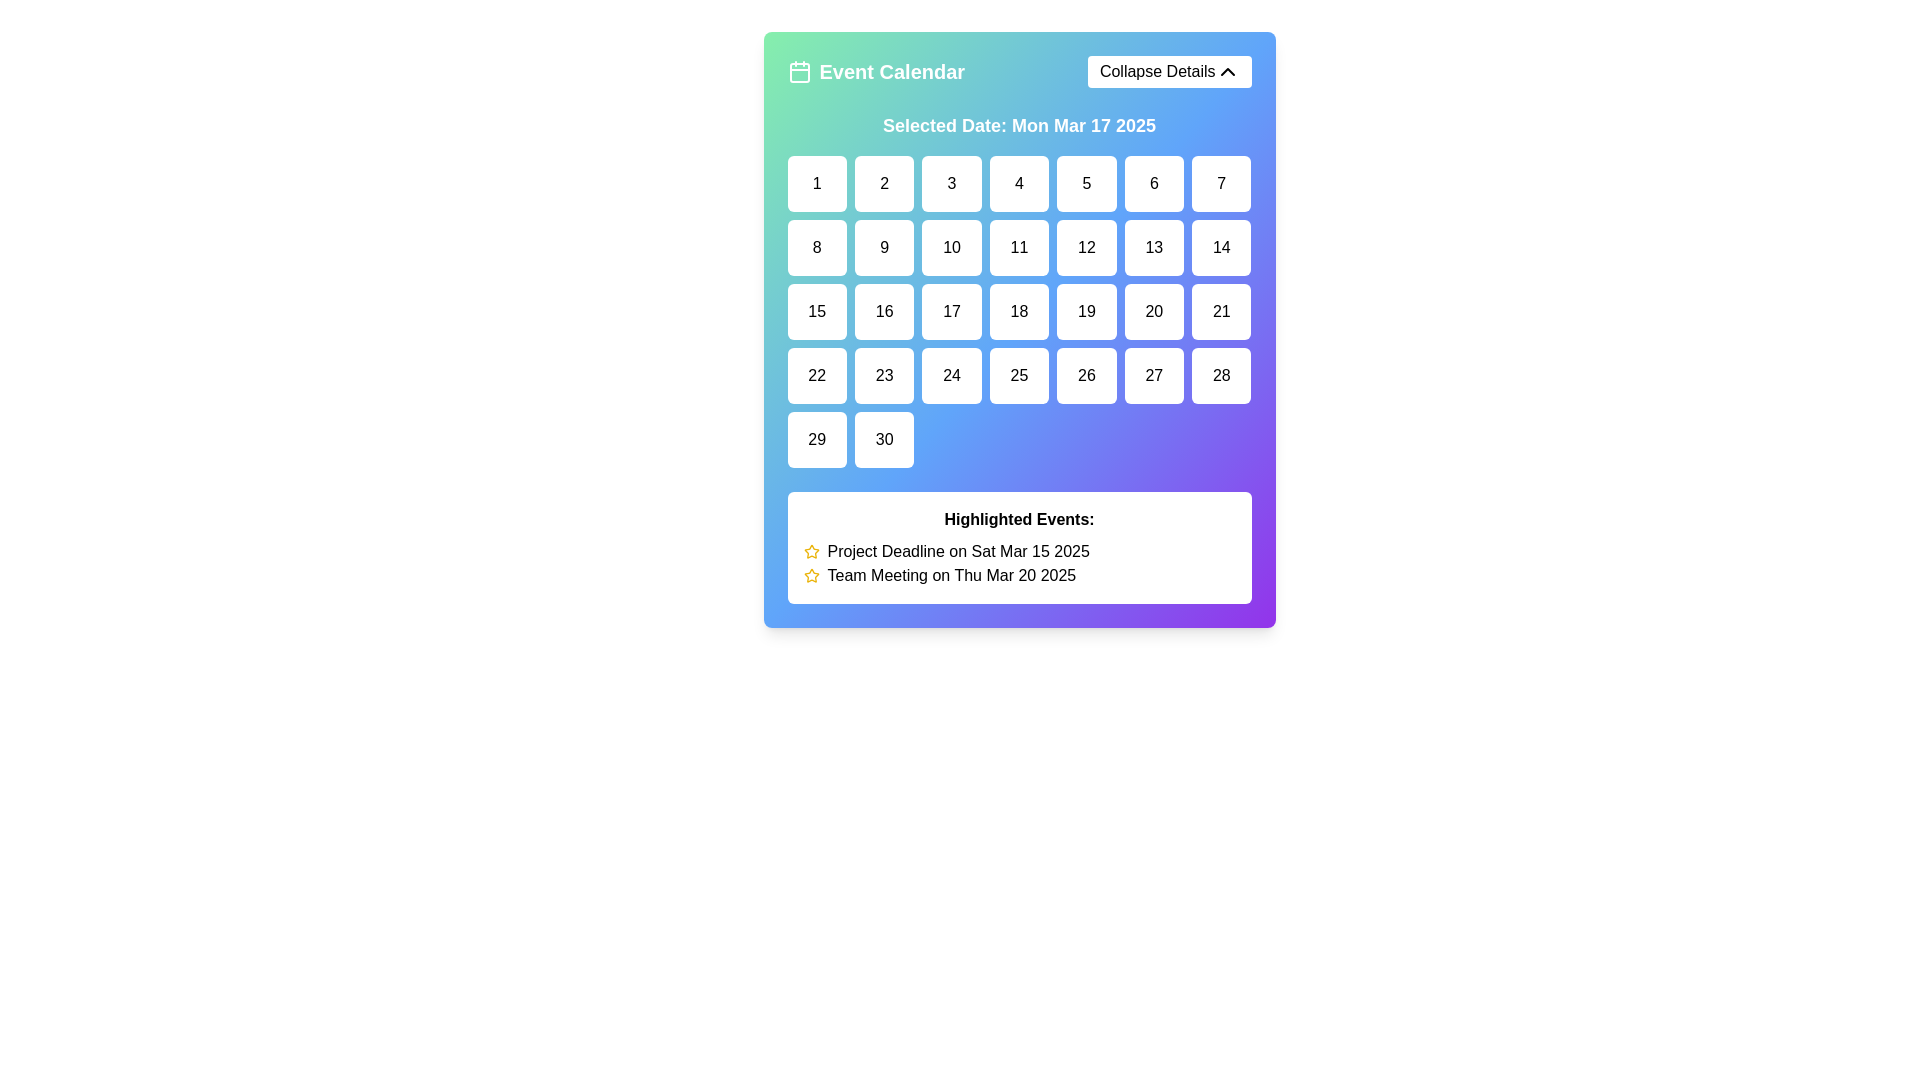 The height and width of the screenshot is (1080, 1920). What do you see at coordinates (951, 312) in the screenshot?
I see `the square button with a white background and rounded corners that displays the number '17' in black font` at bounding box center [951, 312].